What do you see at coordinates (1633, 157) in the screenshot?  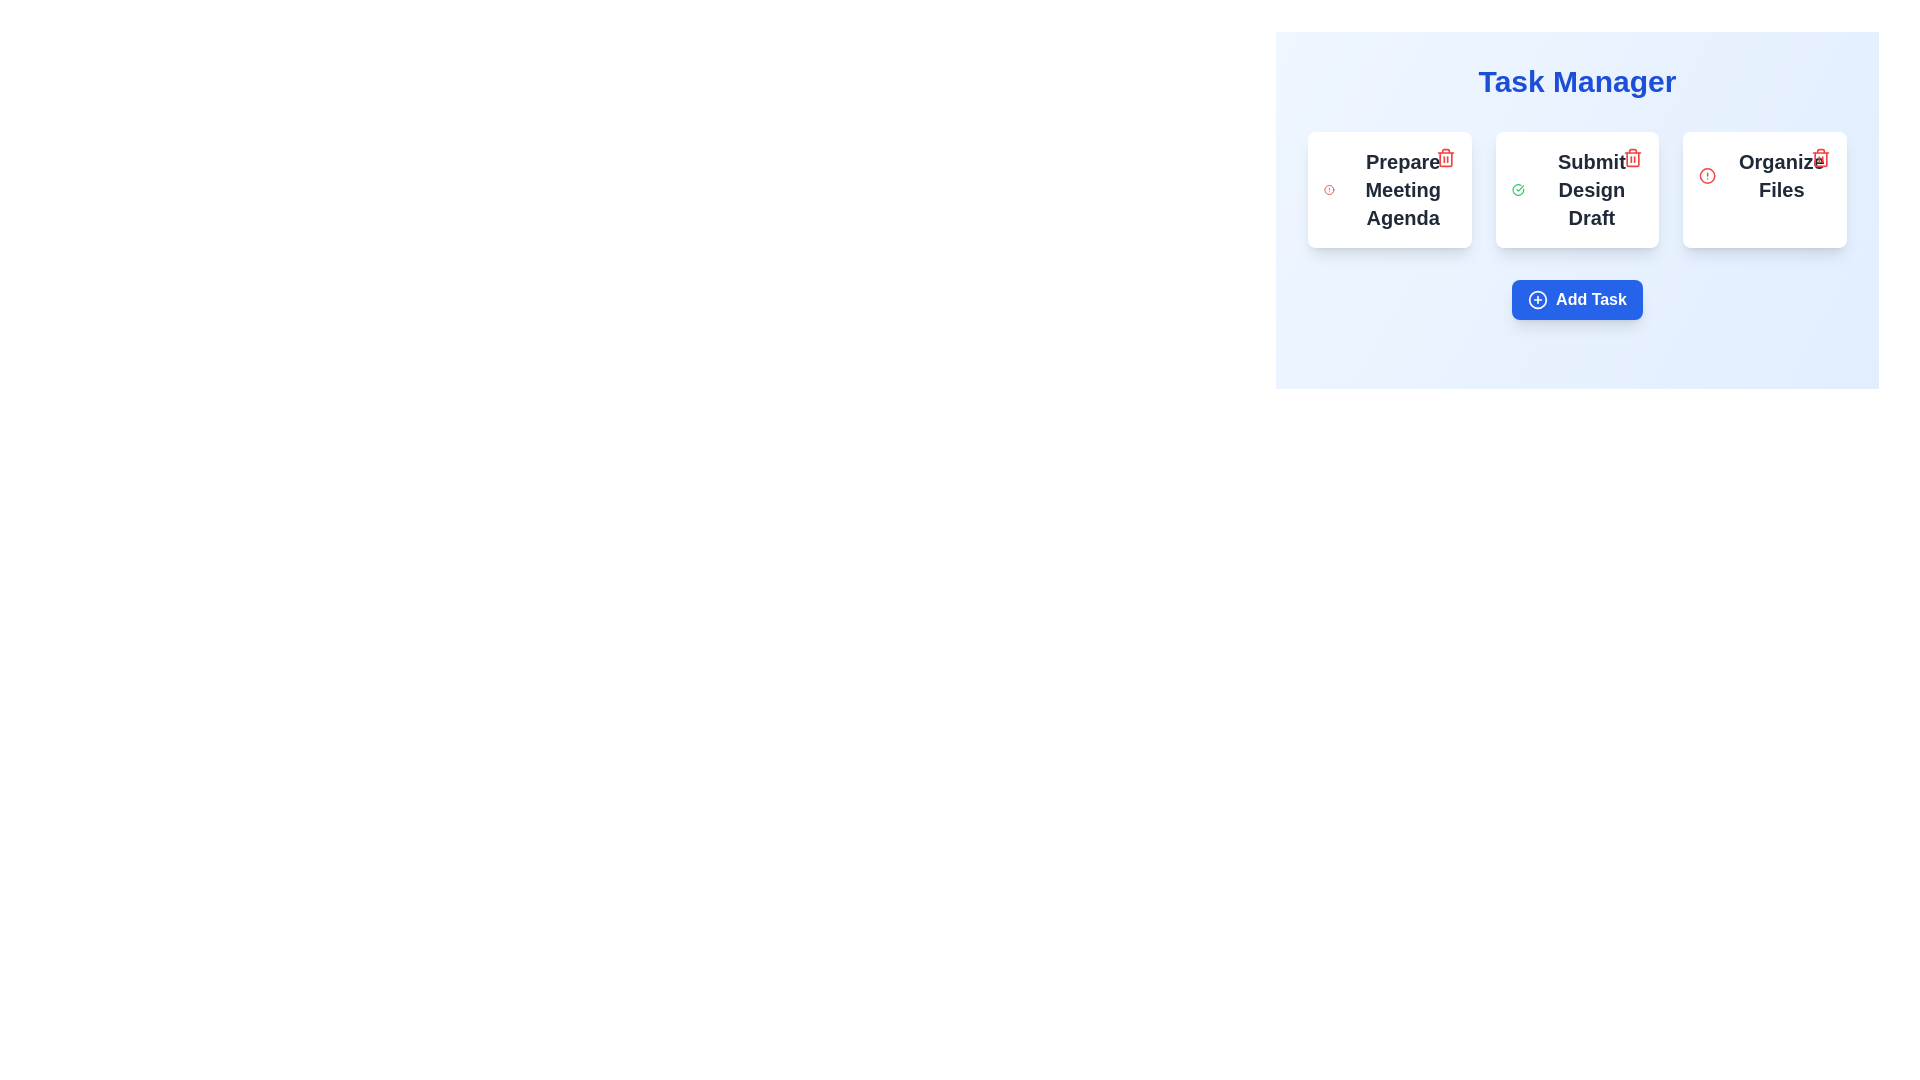 I see `the red trash can icon located in the top-right corner of the 'Submit Design Draft' task card to change its color` at bounding box center [1633, 157].